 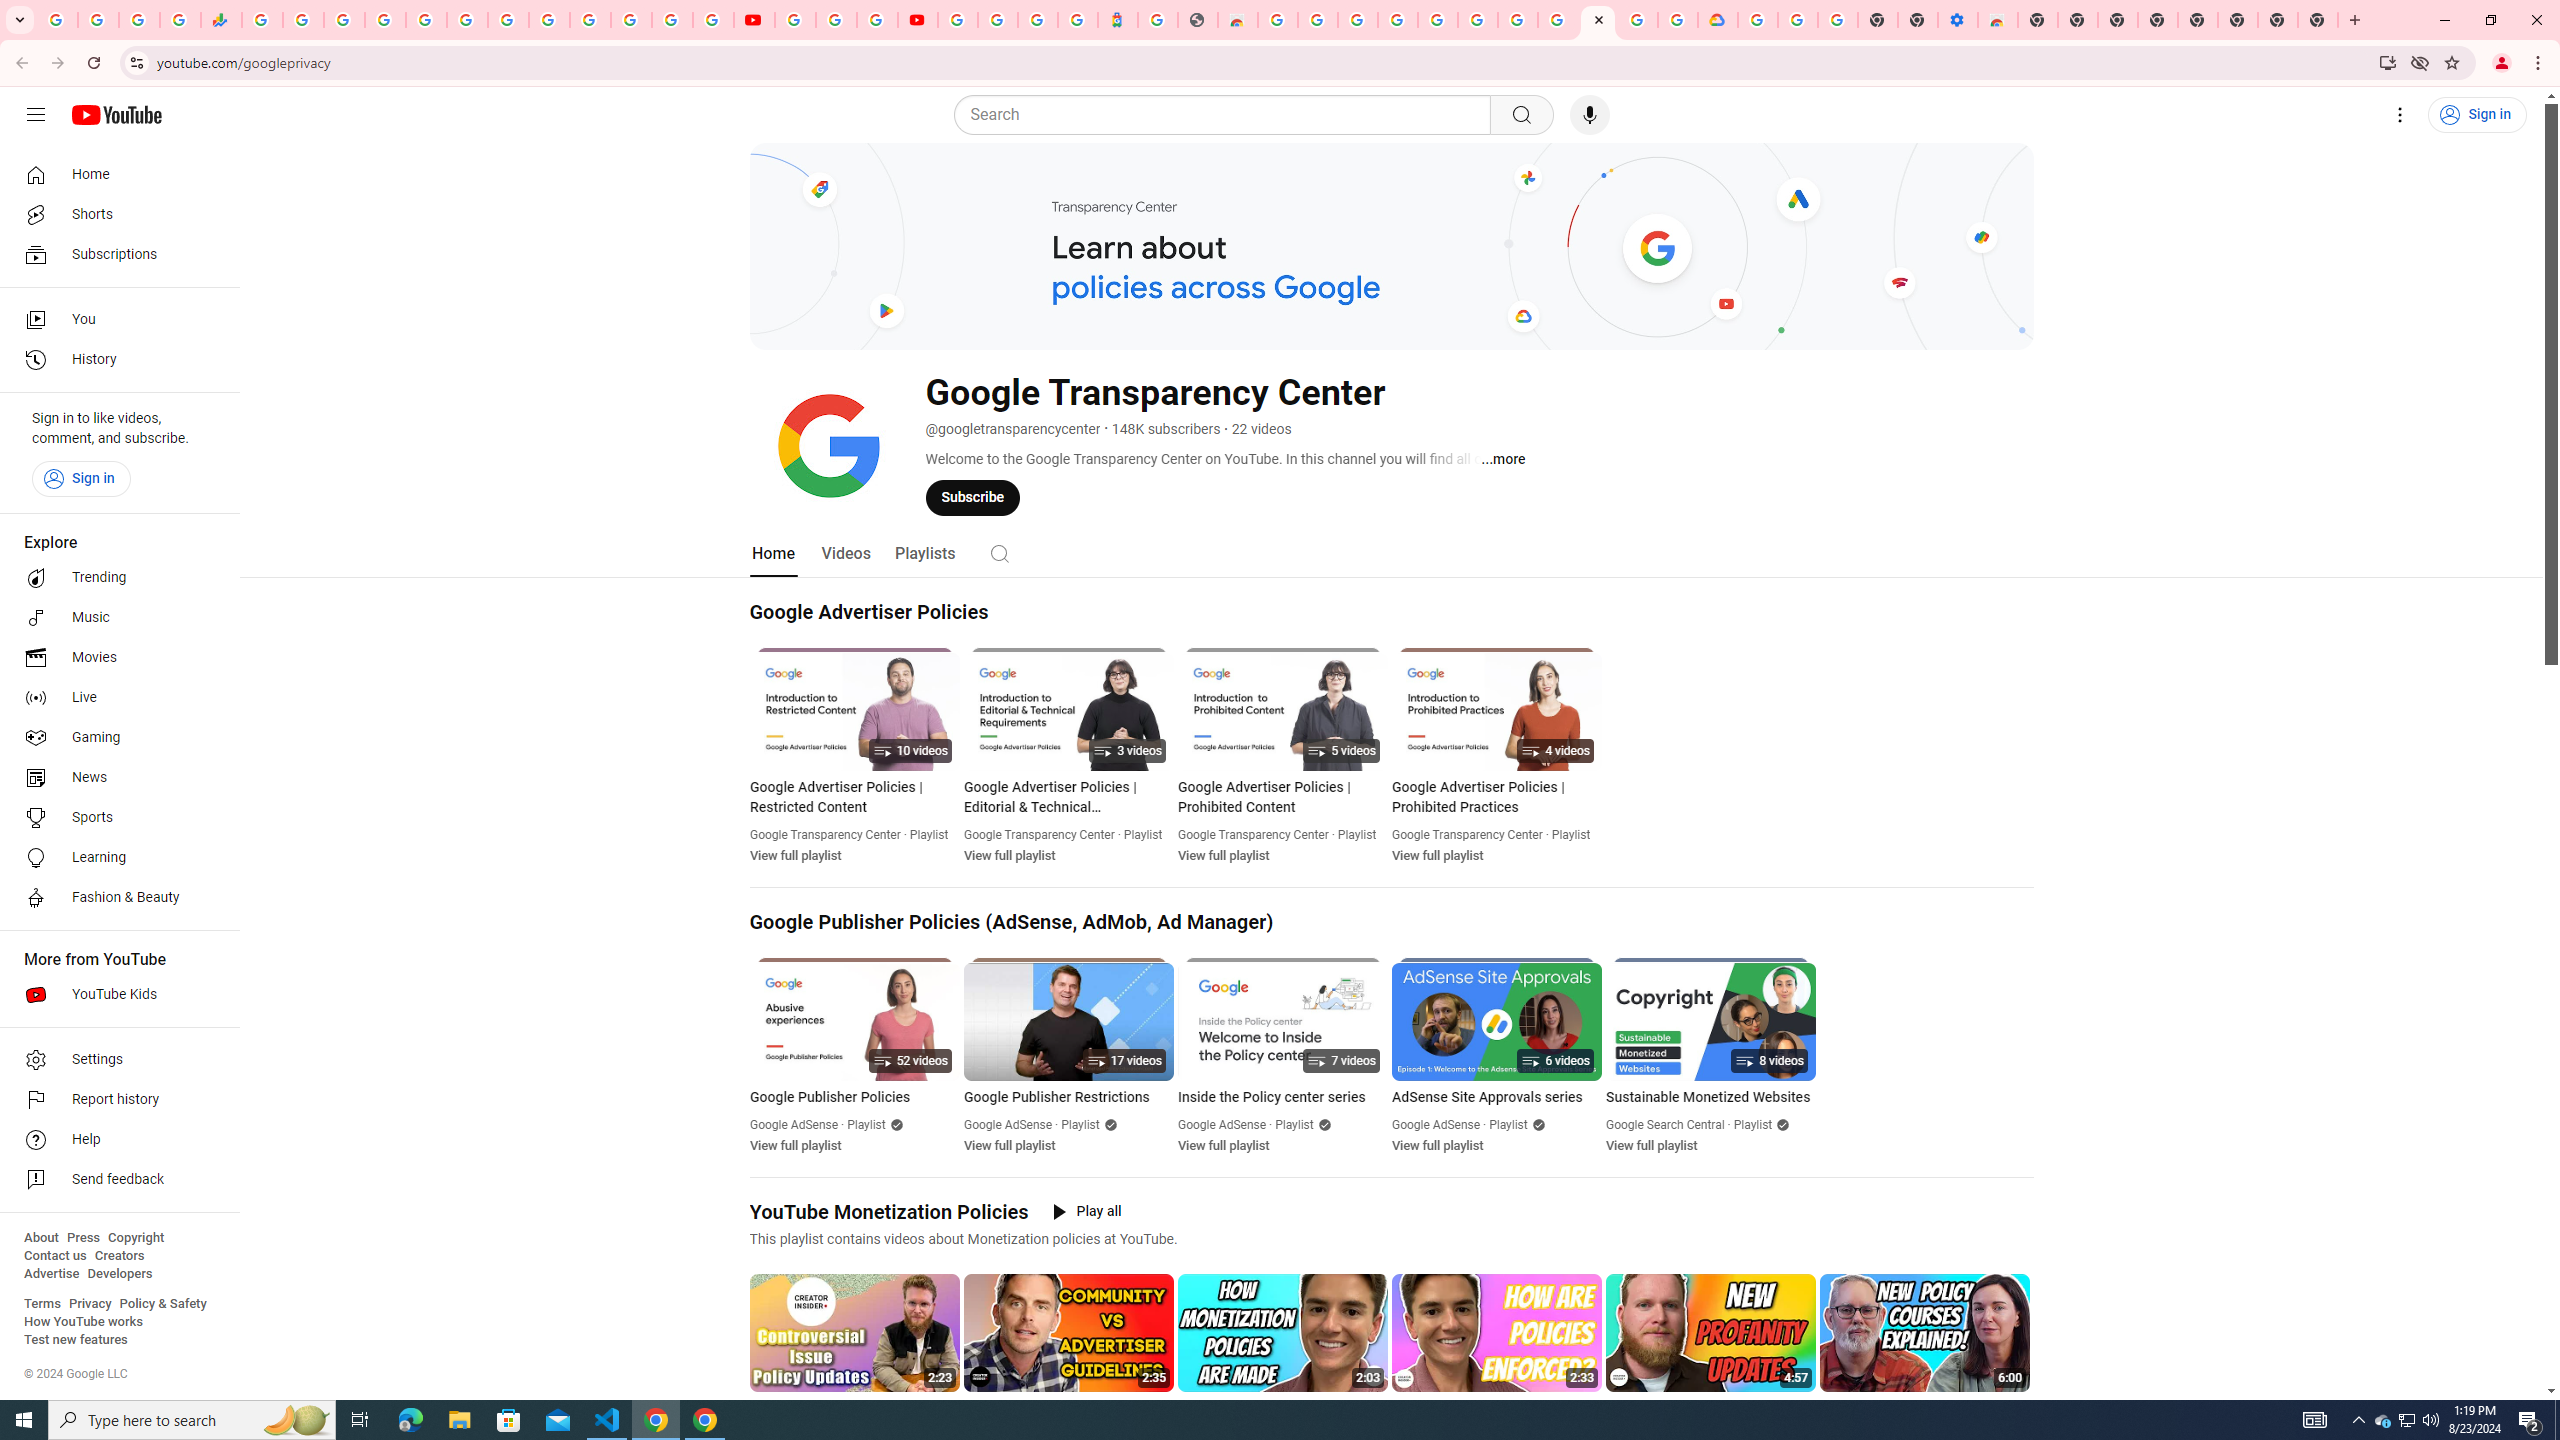 I want to click on 'Browse the Google Chrome Community - Google Chrome Community', so click(x=1678, y=19).